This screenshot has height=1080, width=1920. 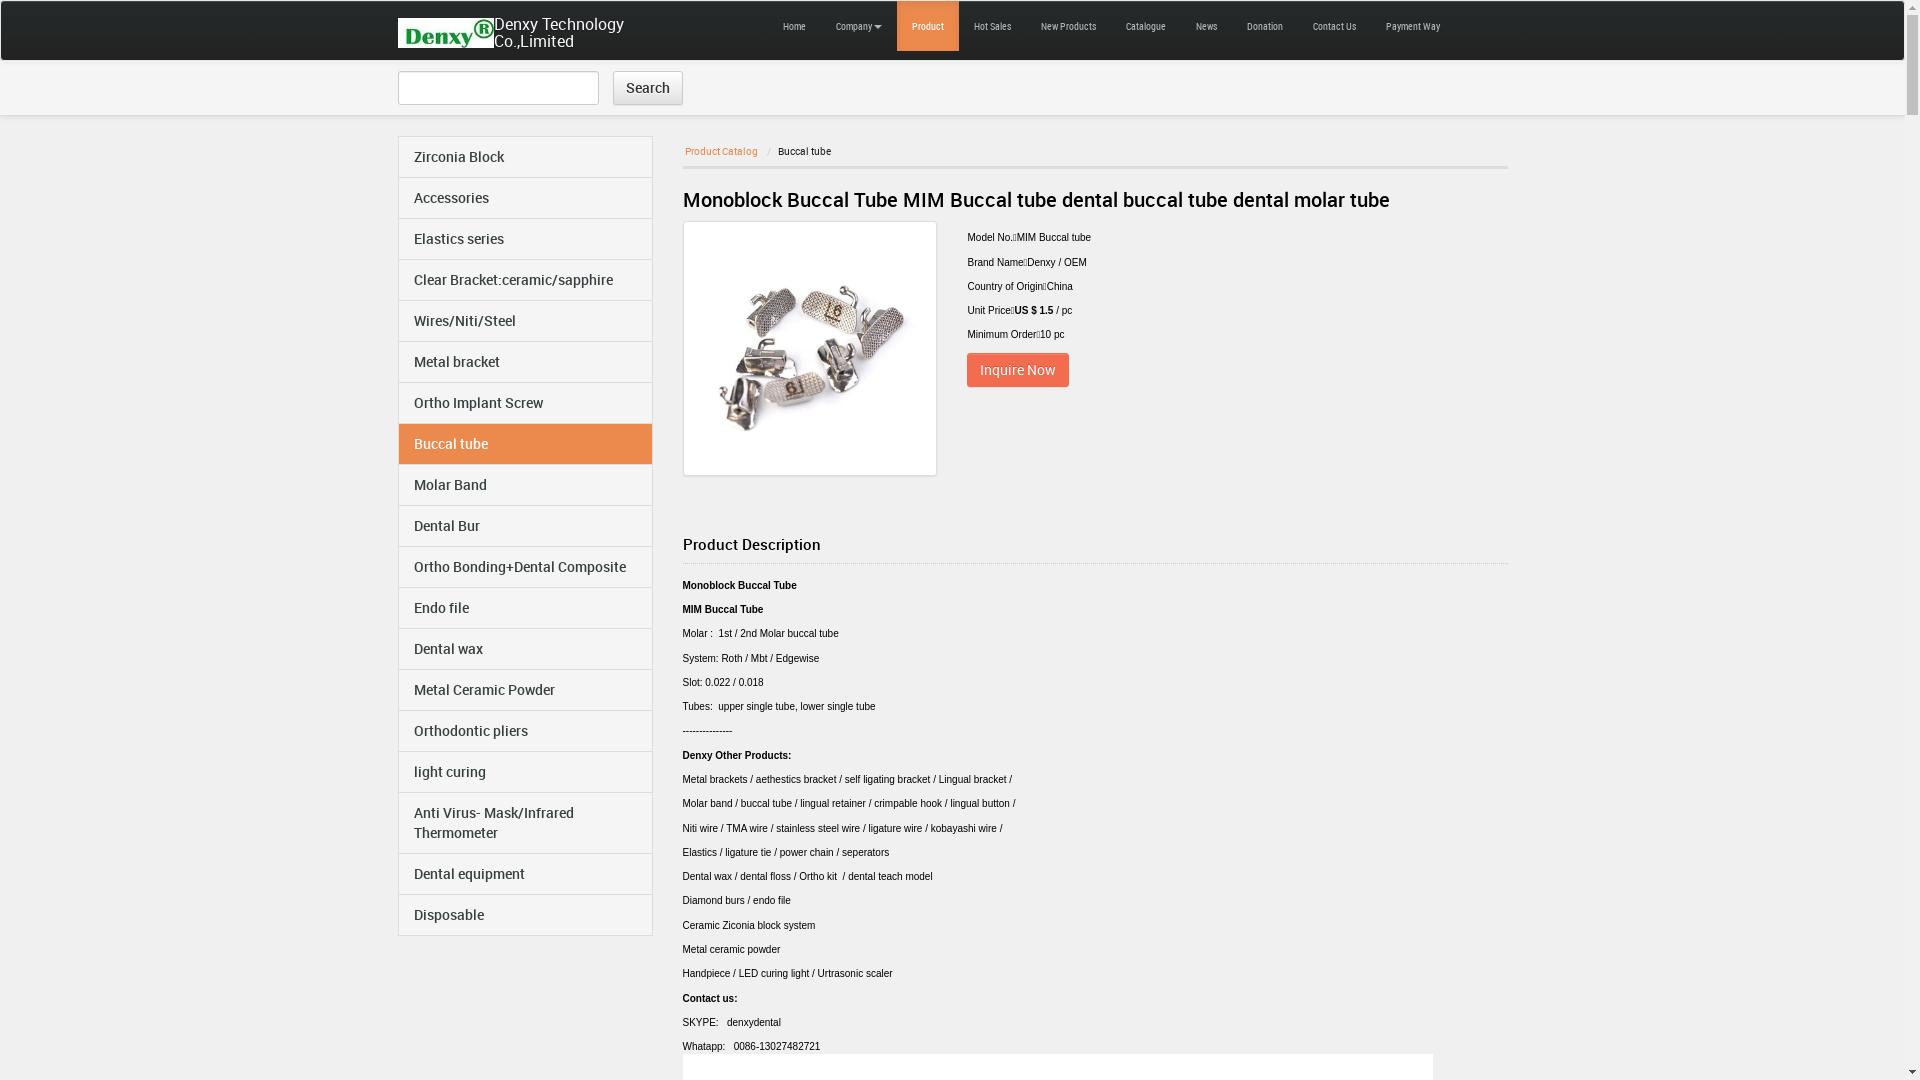 I want to click on 'Metal bracket', so click(x=524, y=362).